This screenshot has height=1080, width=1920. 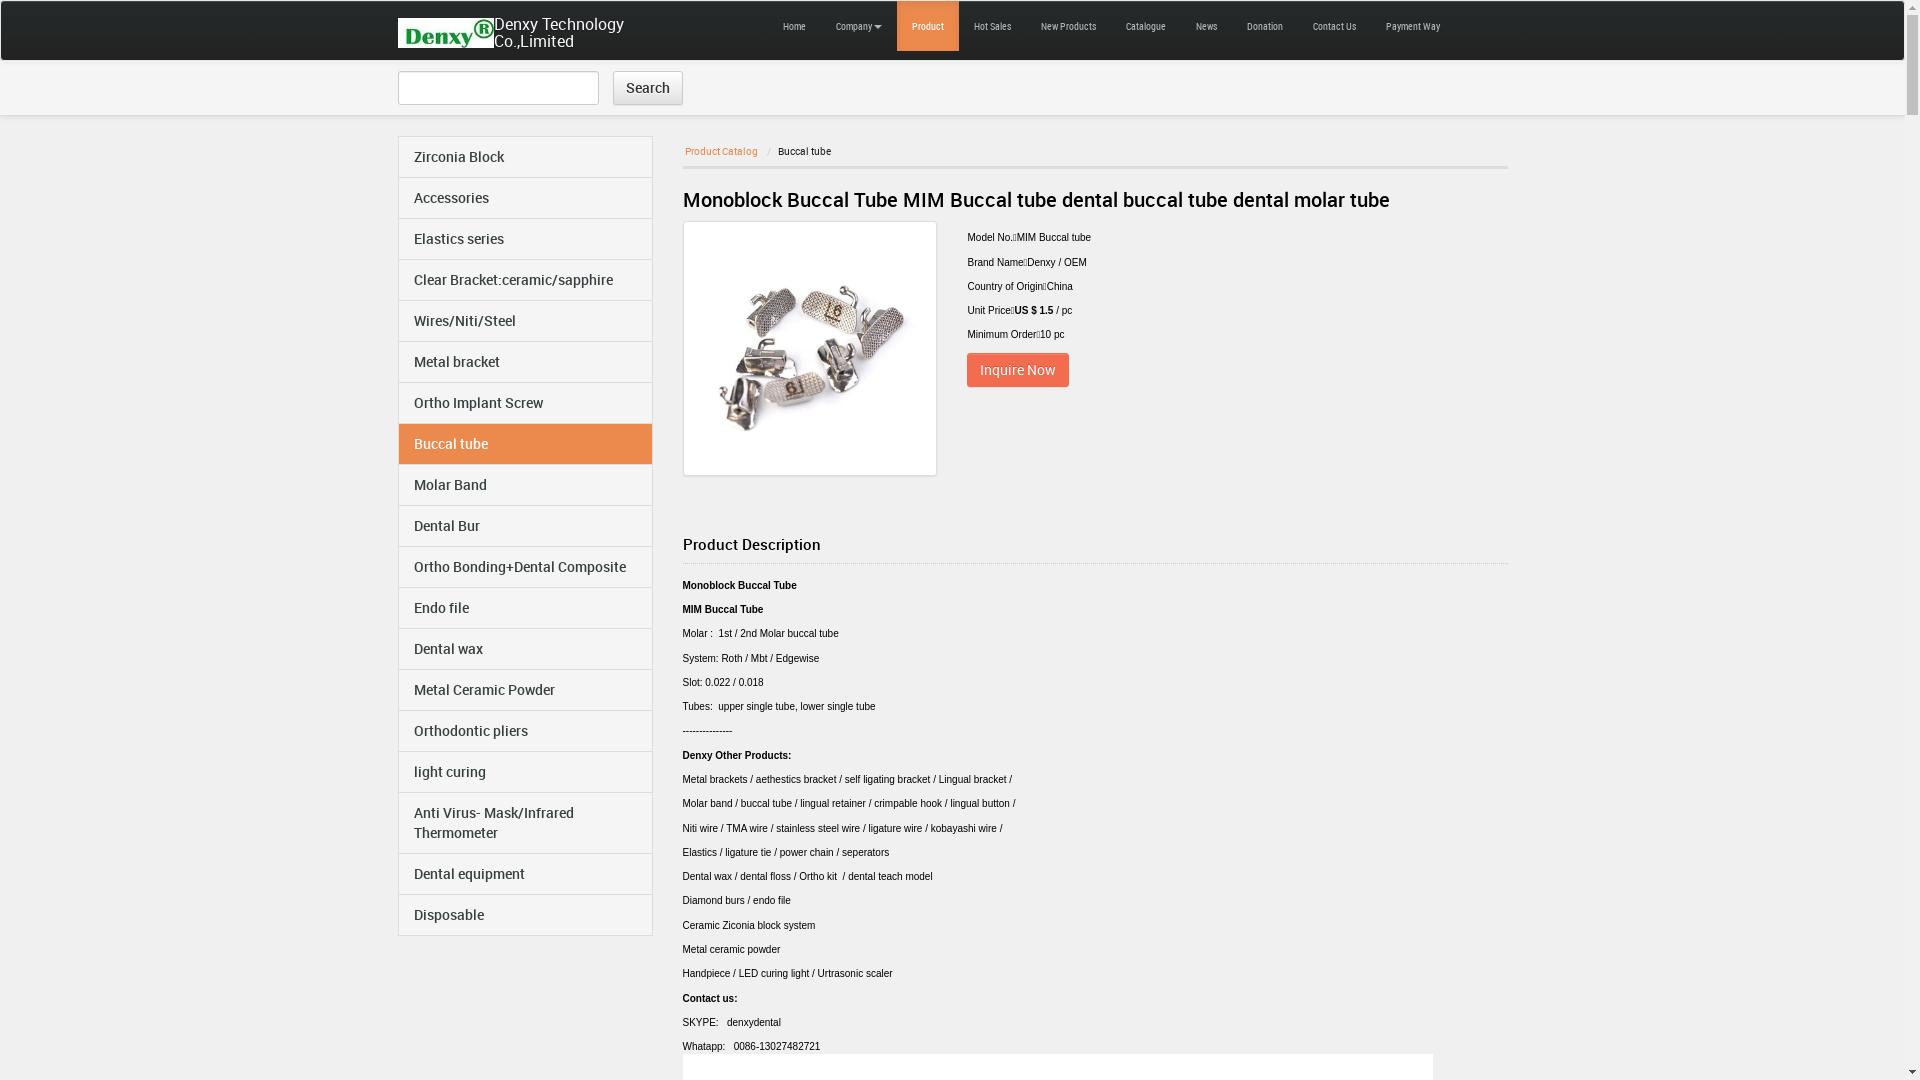 I want to click on 'Metal bracket', so click(x=524, y=362).